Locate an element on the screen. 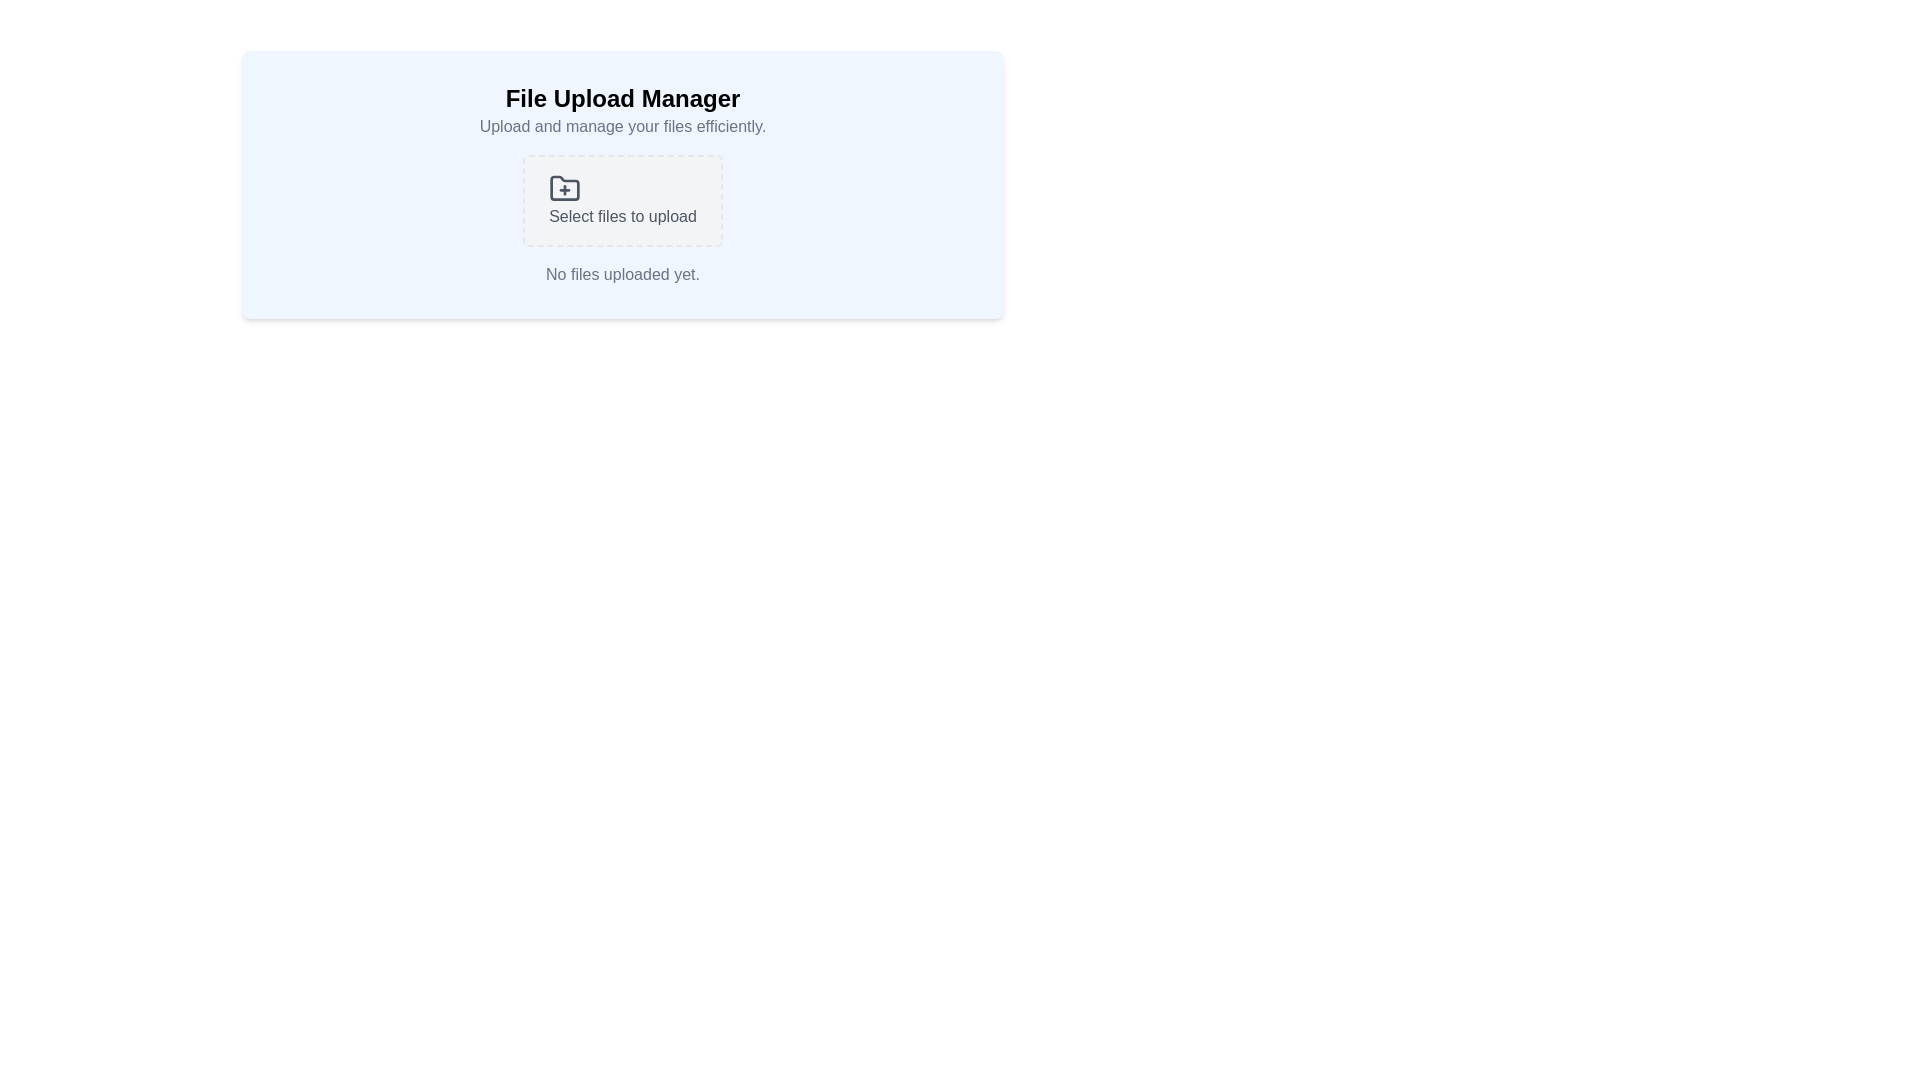 The width and height of the screenshot is (1920, 1080). the folder icon with a plus sign overlaid, located beneath the 'File Upload Manager' heading is located at coordinates (564, 188).